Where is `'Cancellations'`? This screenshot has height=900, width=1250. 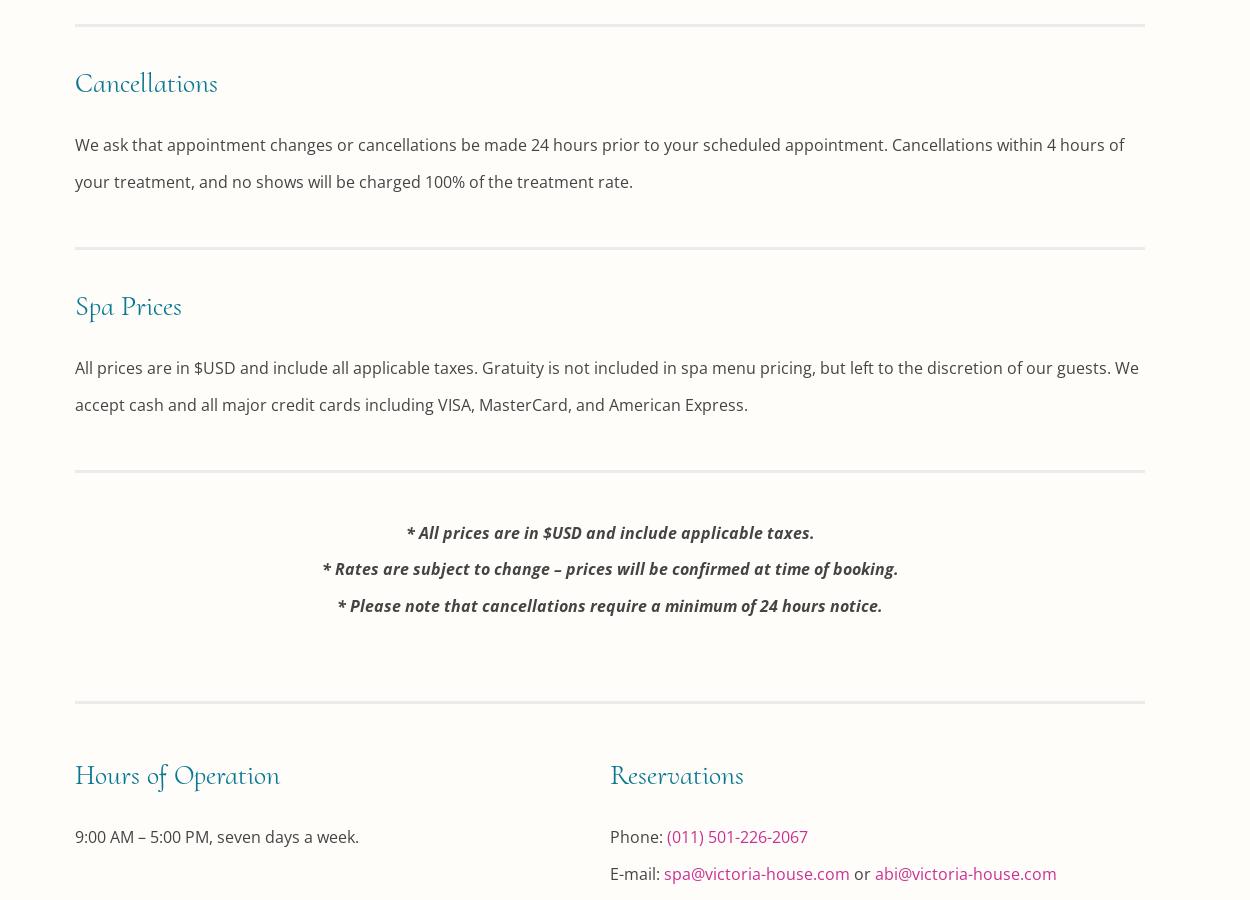
'Cancellations' is located at coordinates (146, 81).